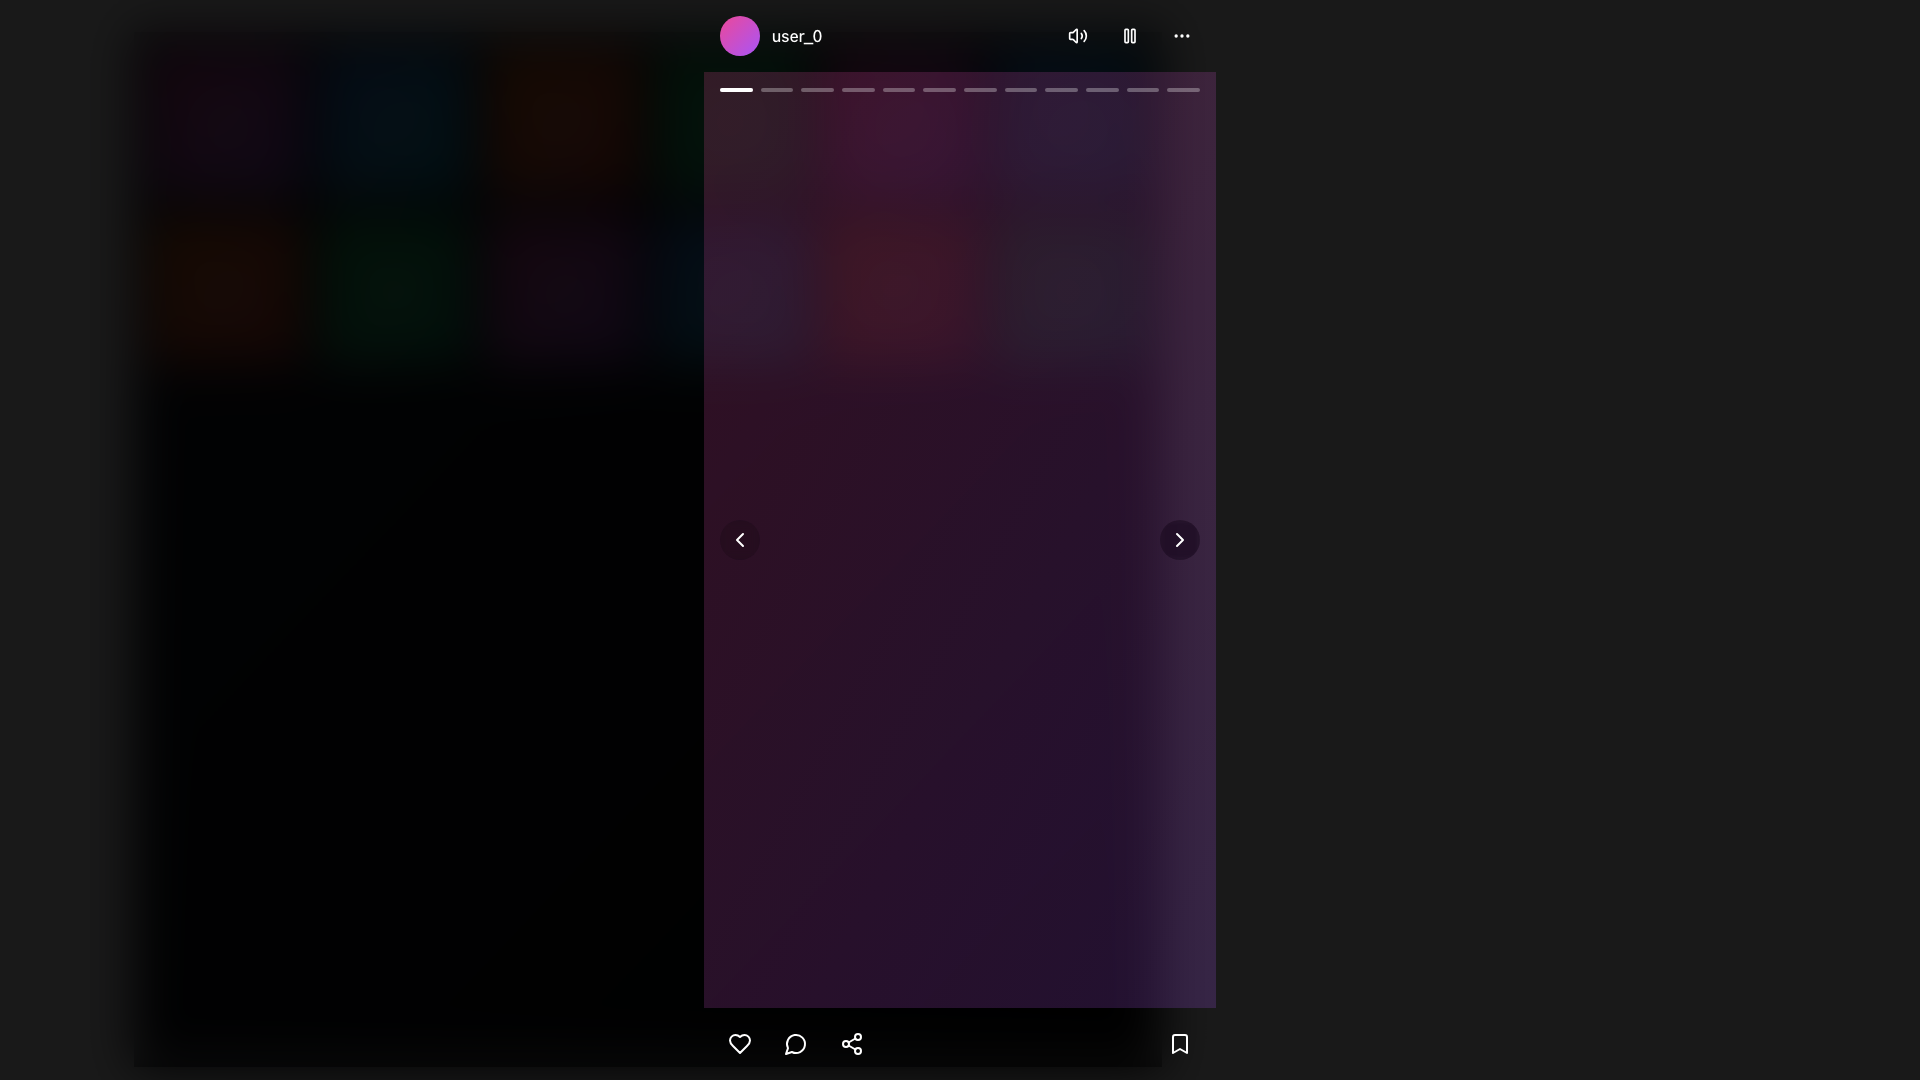  I want to click on the text label displaying 'user_0' located next to the avatar circle in the UI header section, so click(796, 35).